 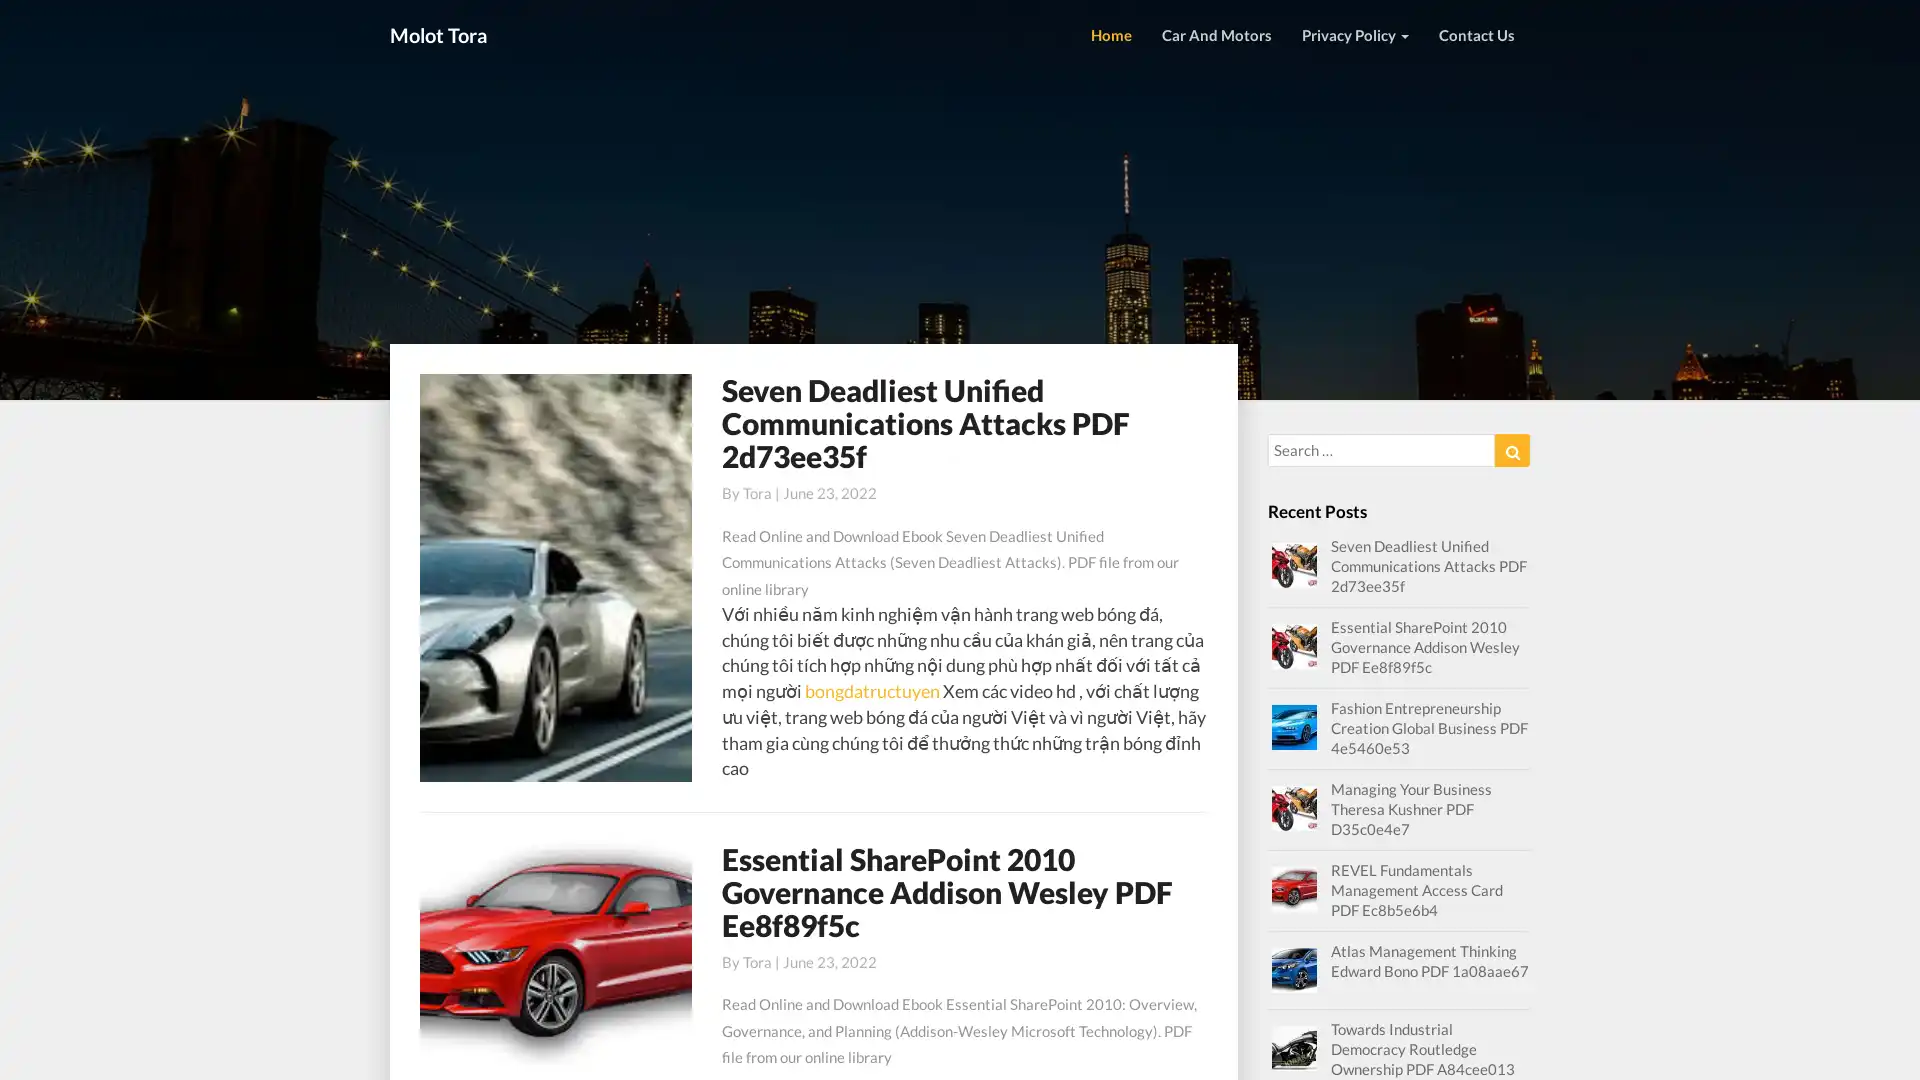 I want to click on Search, so click(x=1512, y=450).